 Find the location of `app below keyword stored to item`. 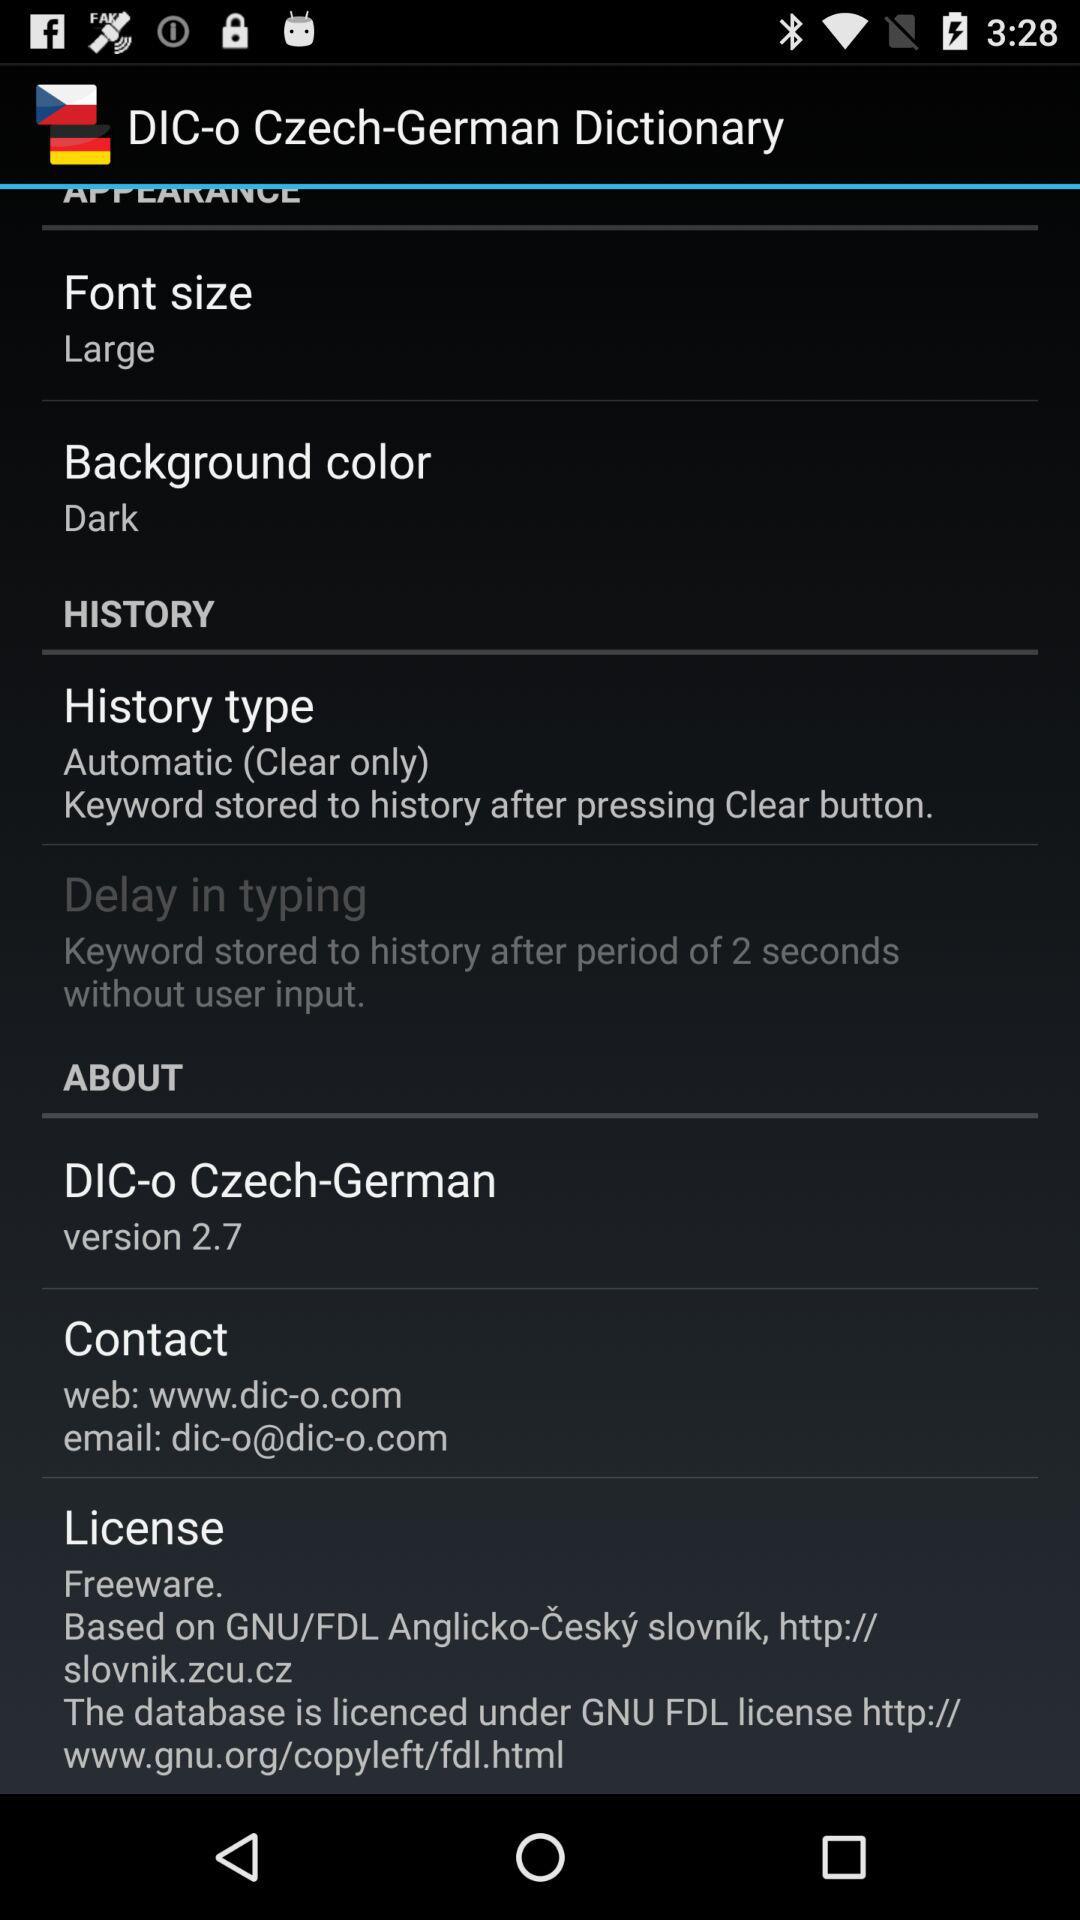

app below keyword stored to item is located at coordinates (540, 1075).